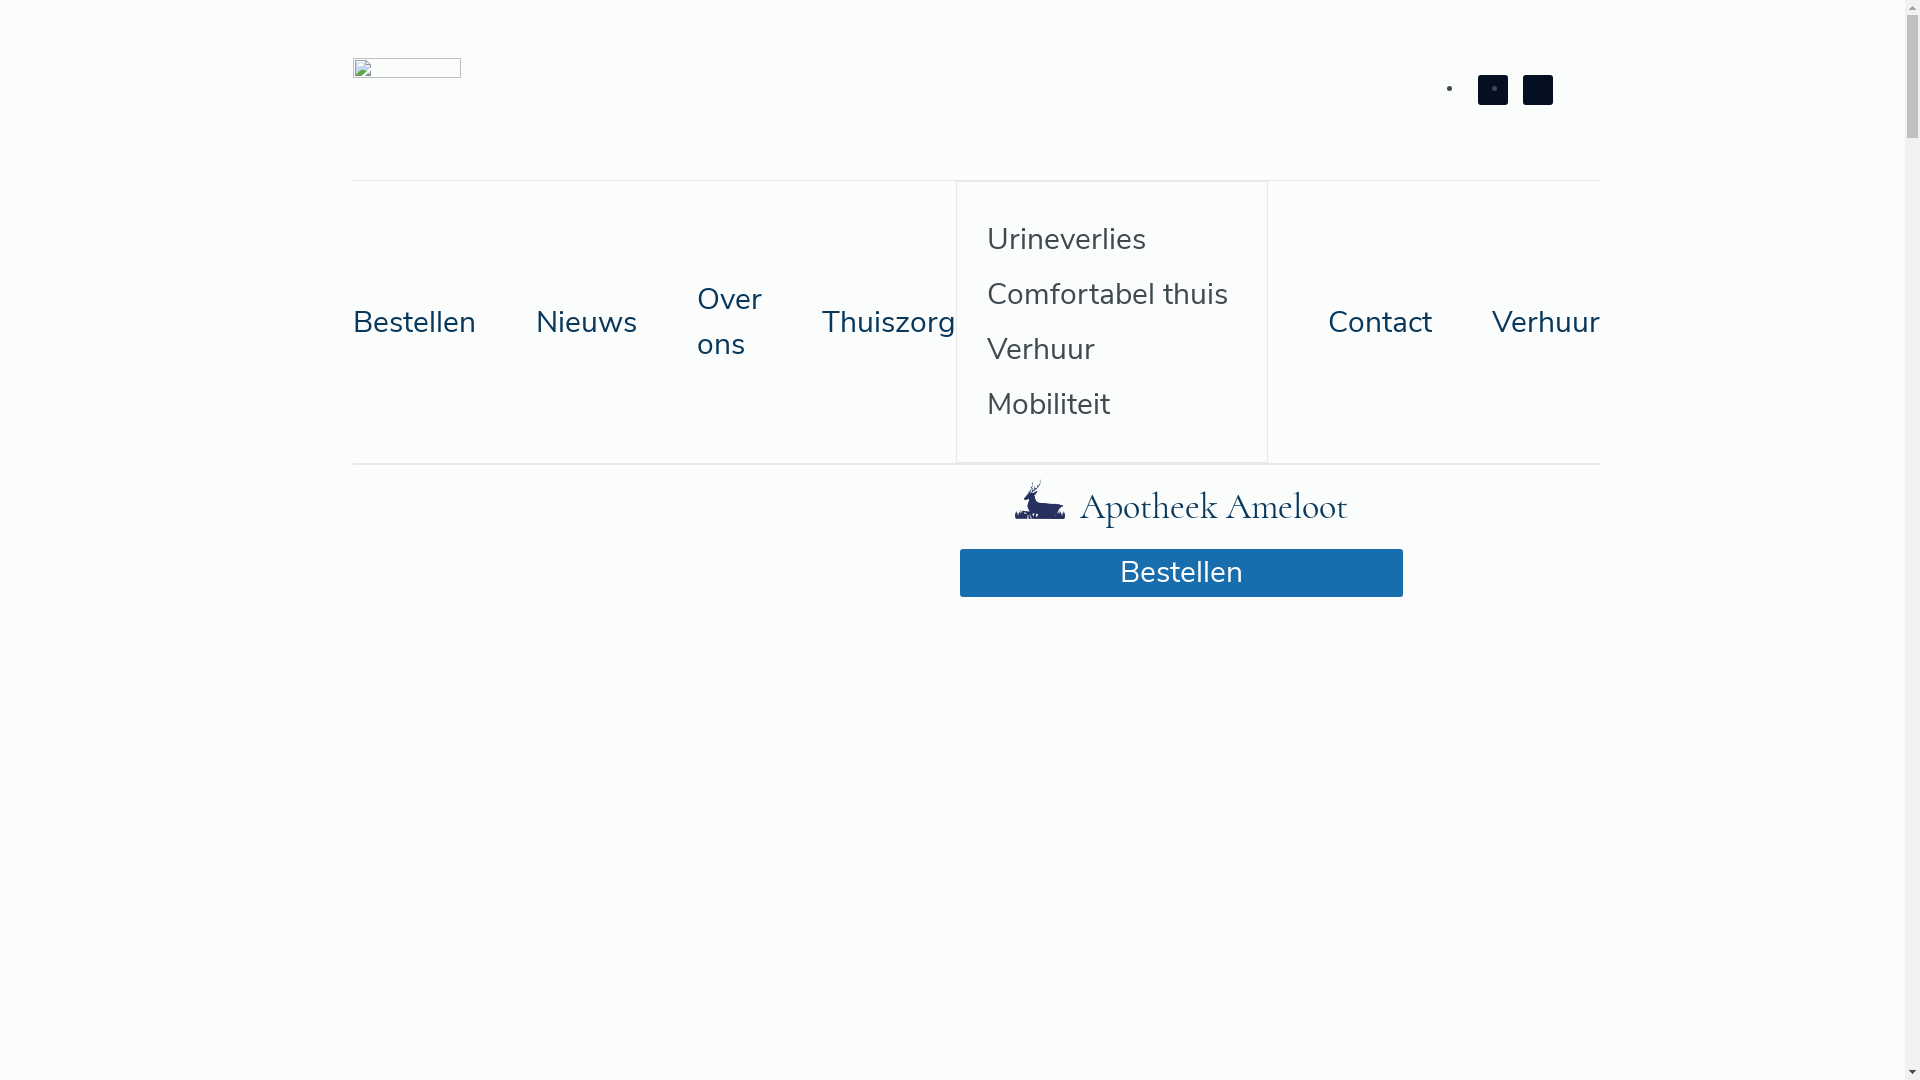  I want to click on 'Contact', so click(1379, 320).